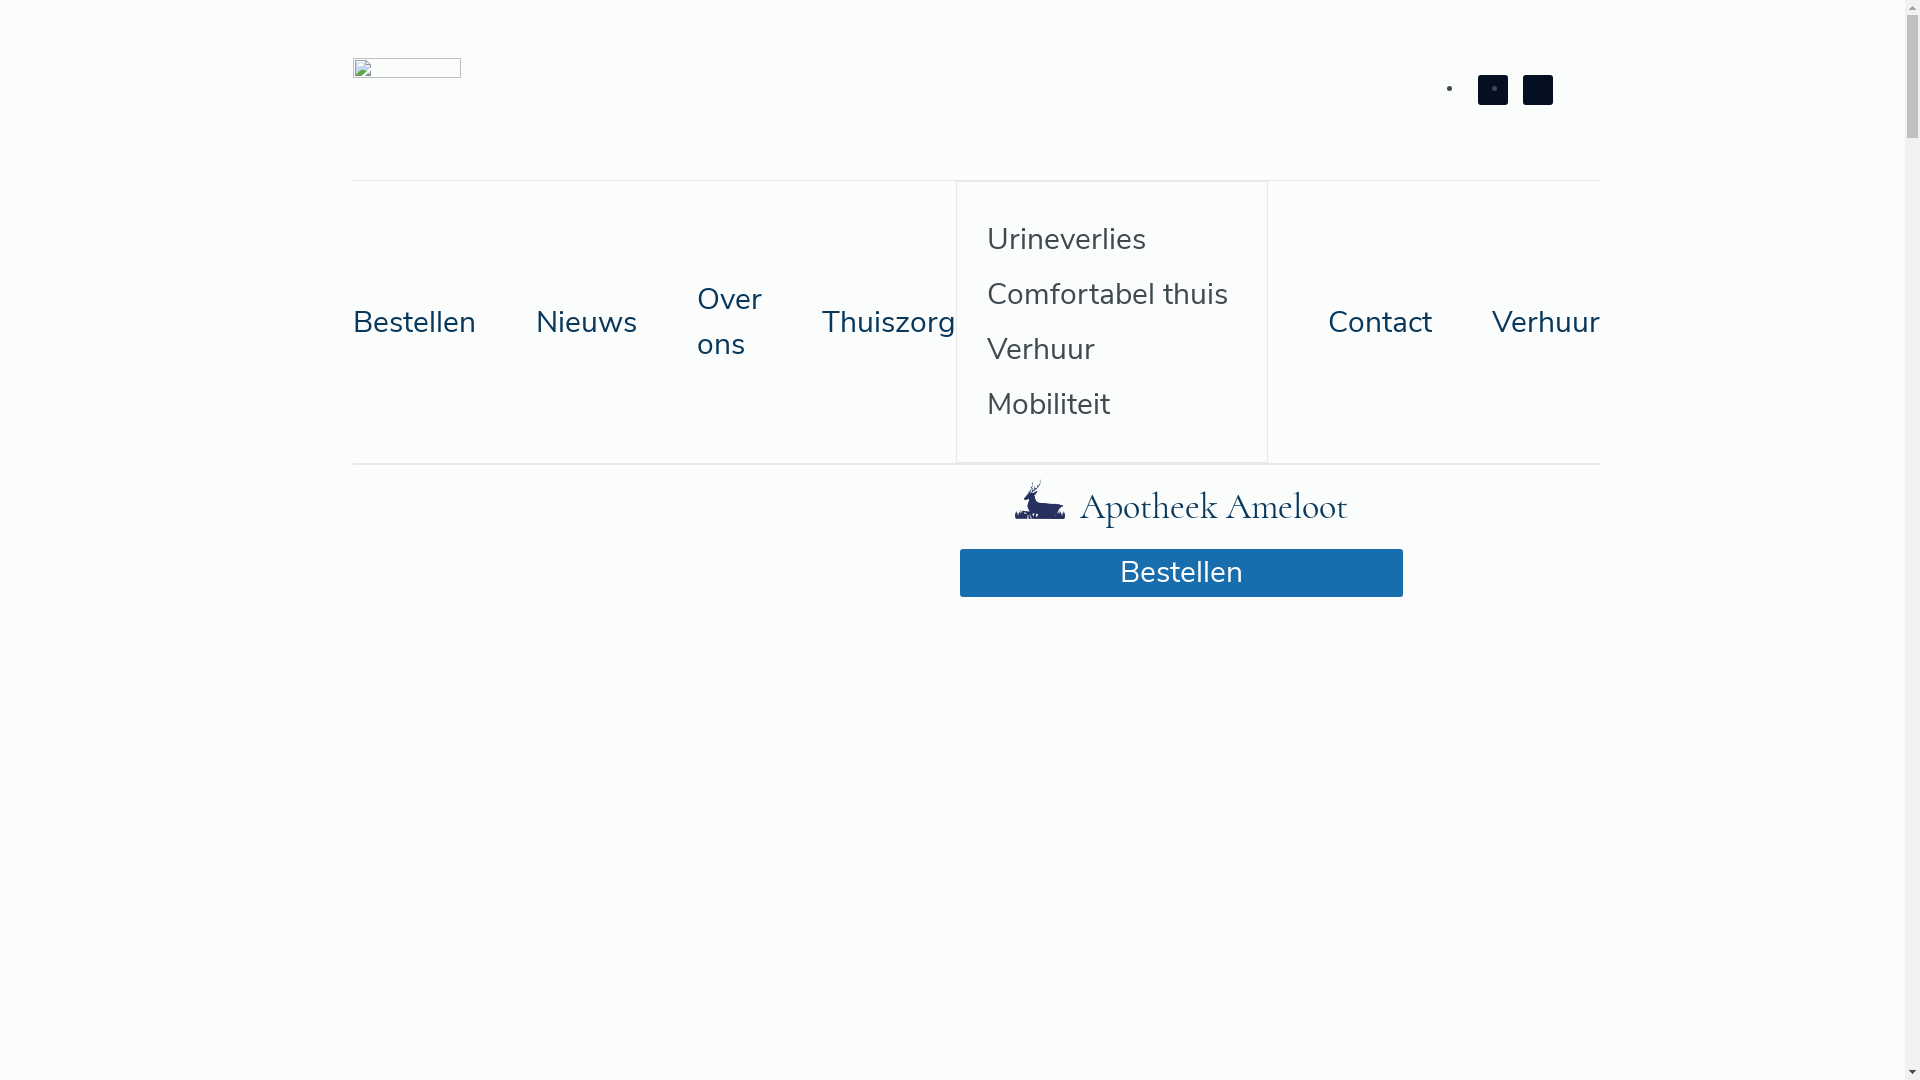  I want to click on 'Contact', so click(1379, 320).